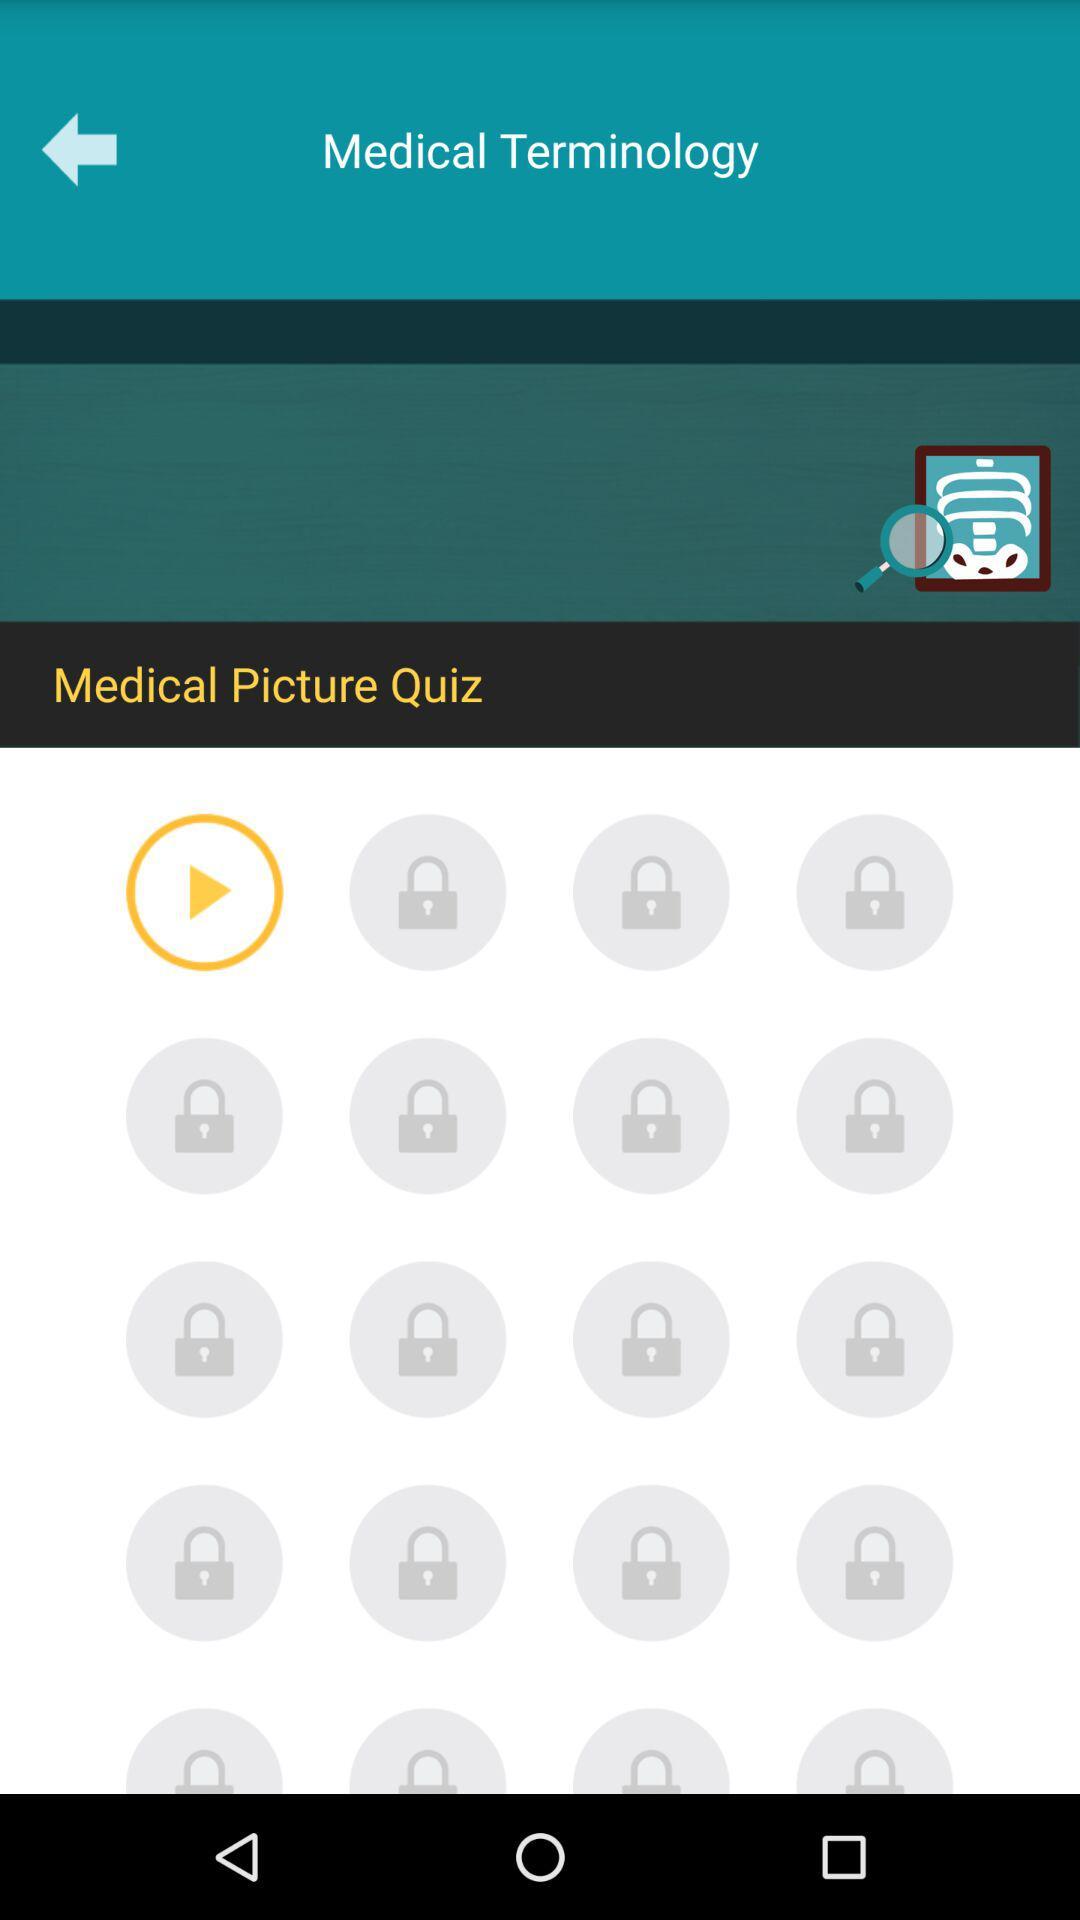 The width and height of the screenshot is (1080, 1920). Describe the element at coordinates (874, 891) in the screenshot. I see `unlock/purchase` at that location.